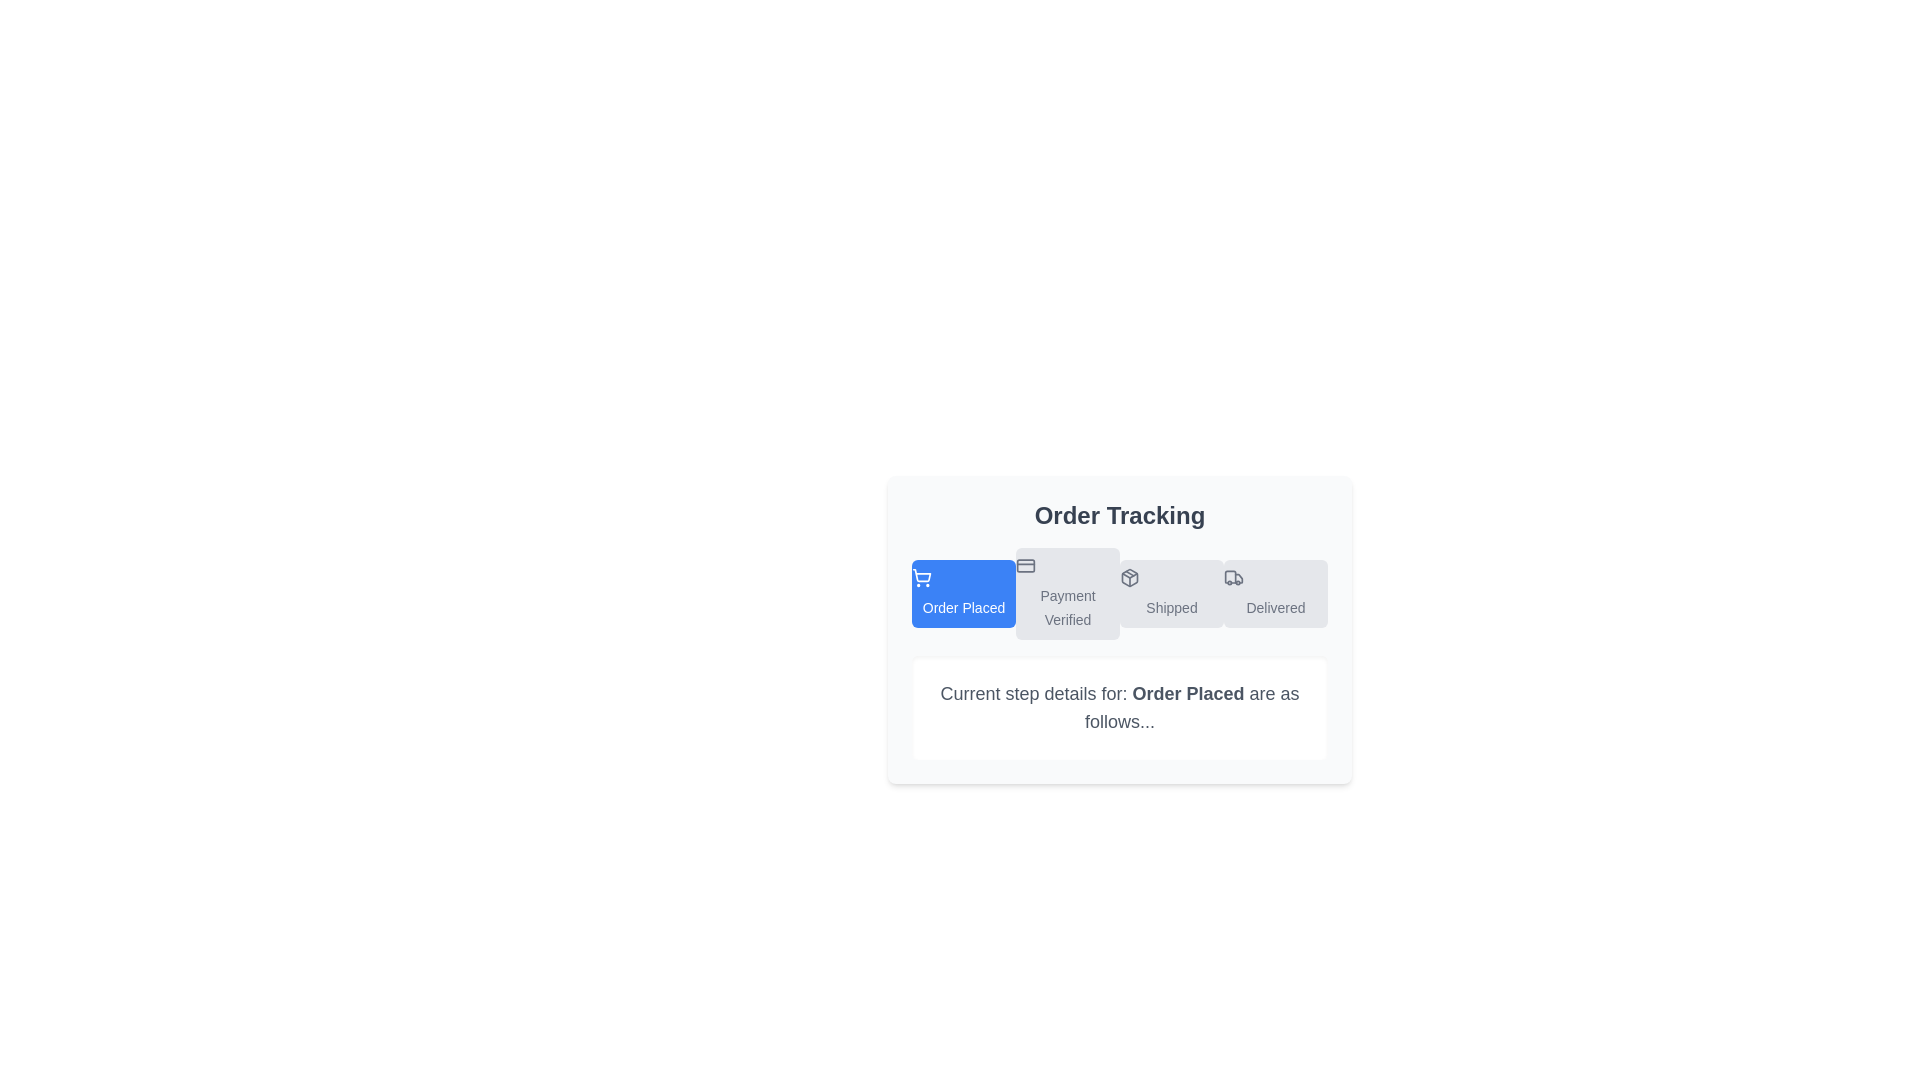 The image size is (1920, 1080). Describe the element at coordinates (964, 607) in the screenshot. I see `the Text label indicating the first step in the order tracking progress, which is located inside the blue button on the far left of the navigation bar` at that location.